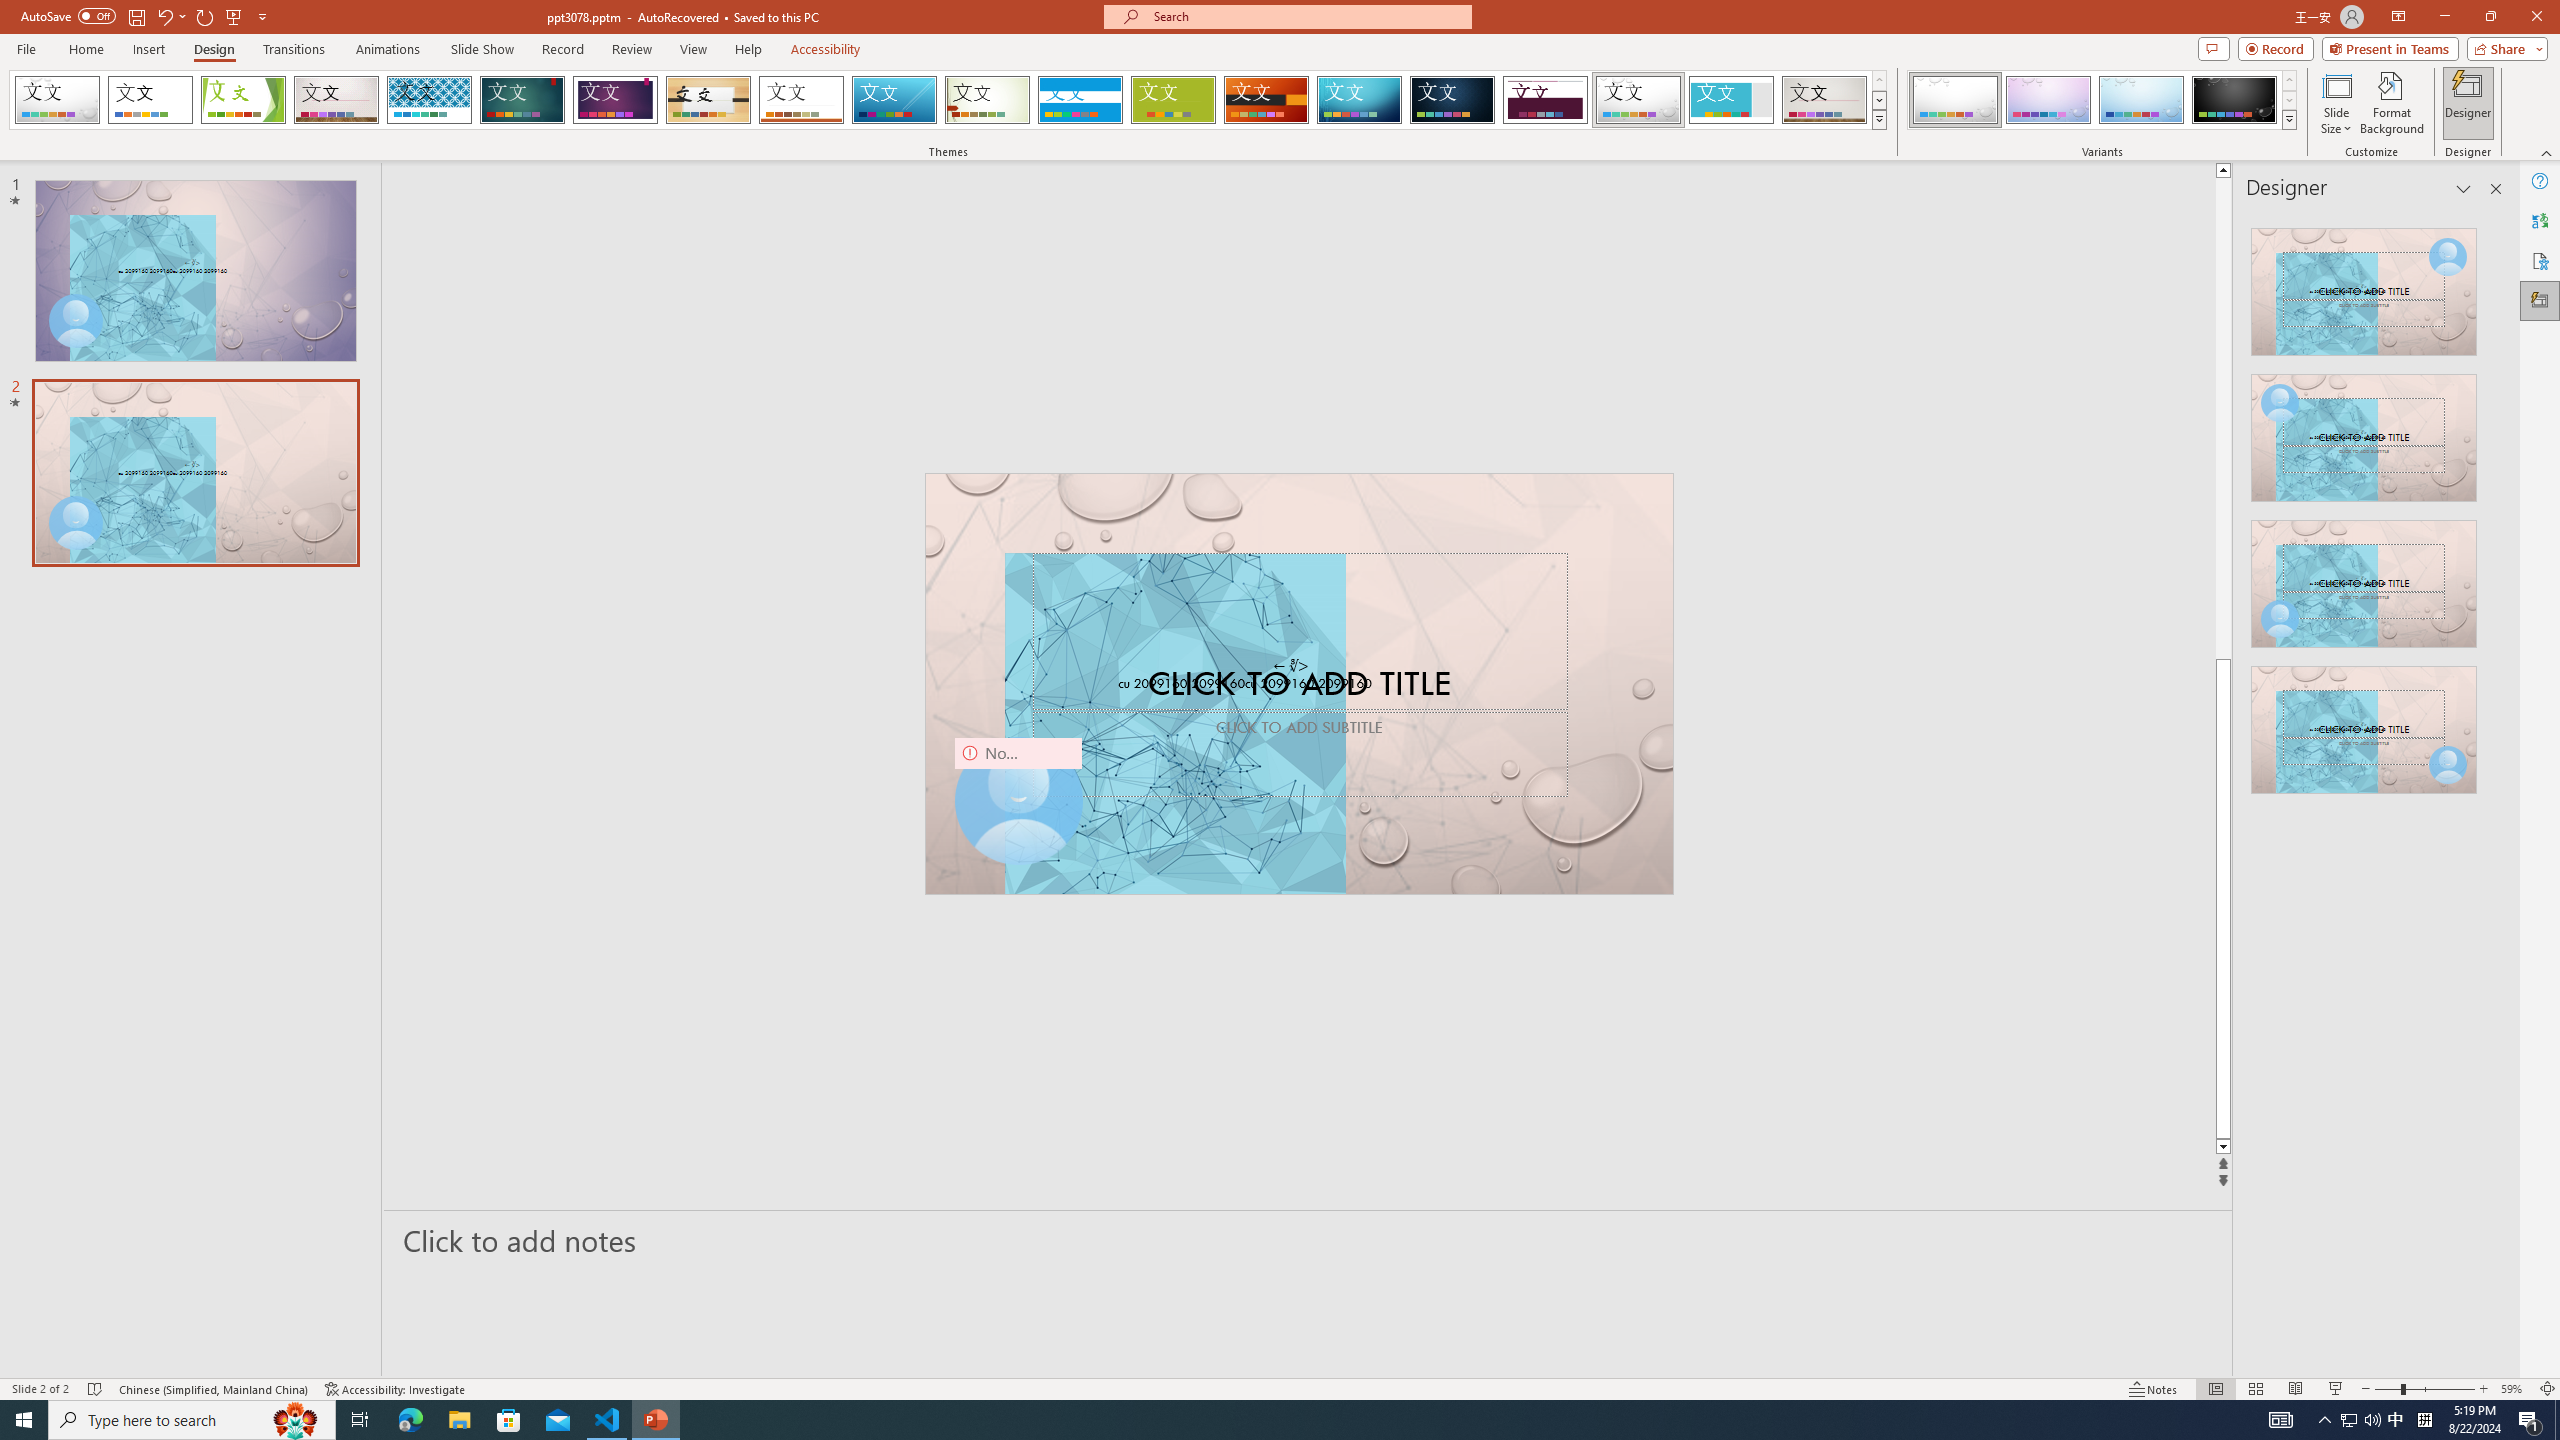  I want to click on 'TextBox 61', so click(1296, 685).